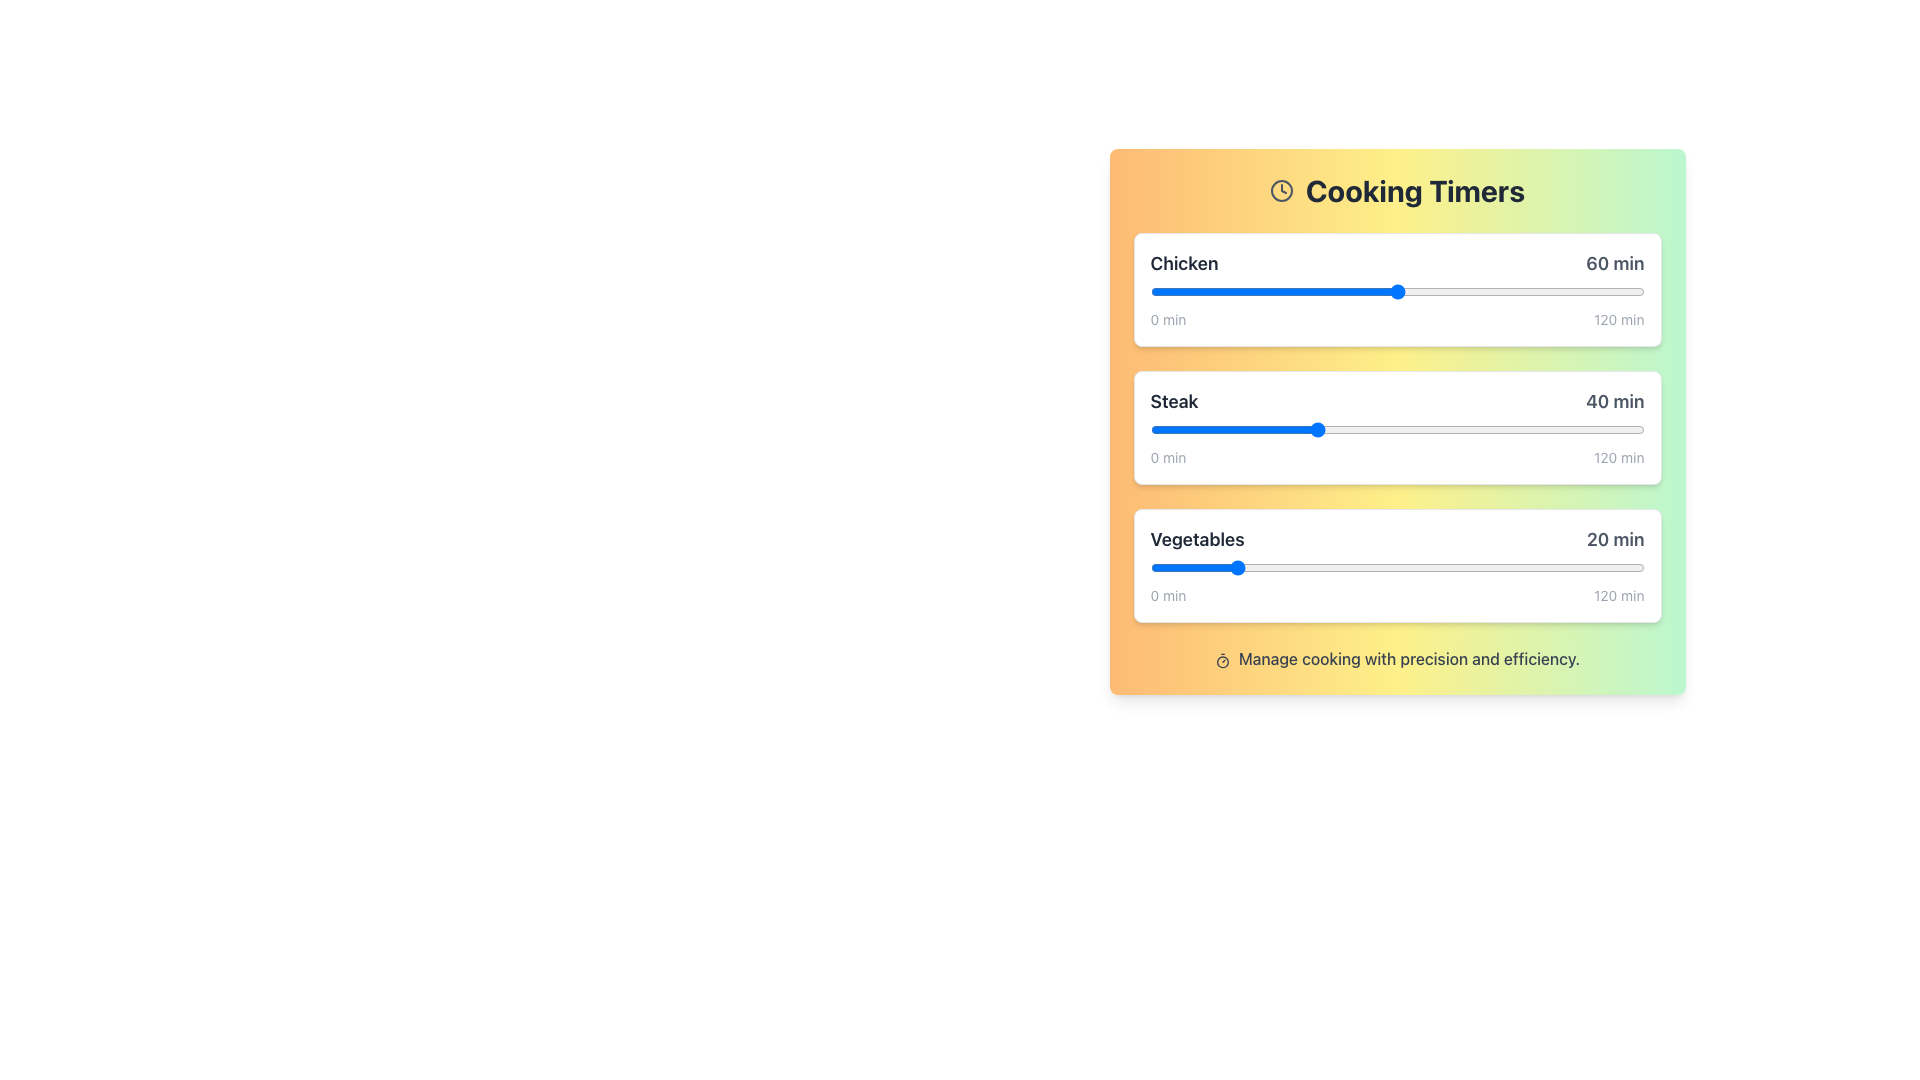 Image resolution: width=1920 pixels, height=1080 pixels. What do you see at coordinates (1396, 567) in the screenshot?
I see `the timer for vegetables` at bounding box center [1396, 567].